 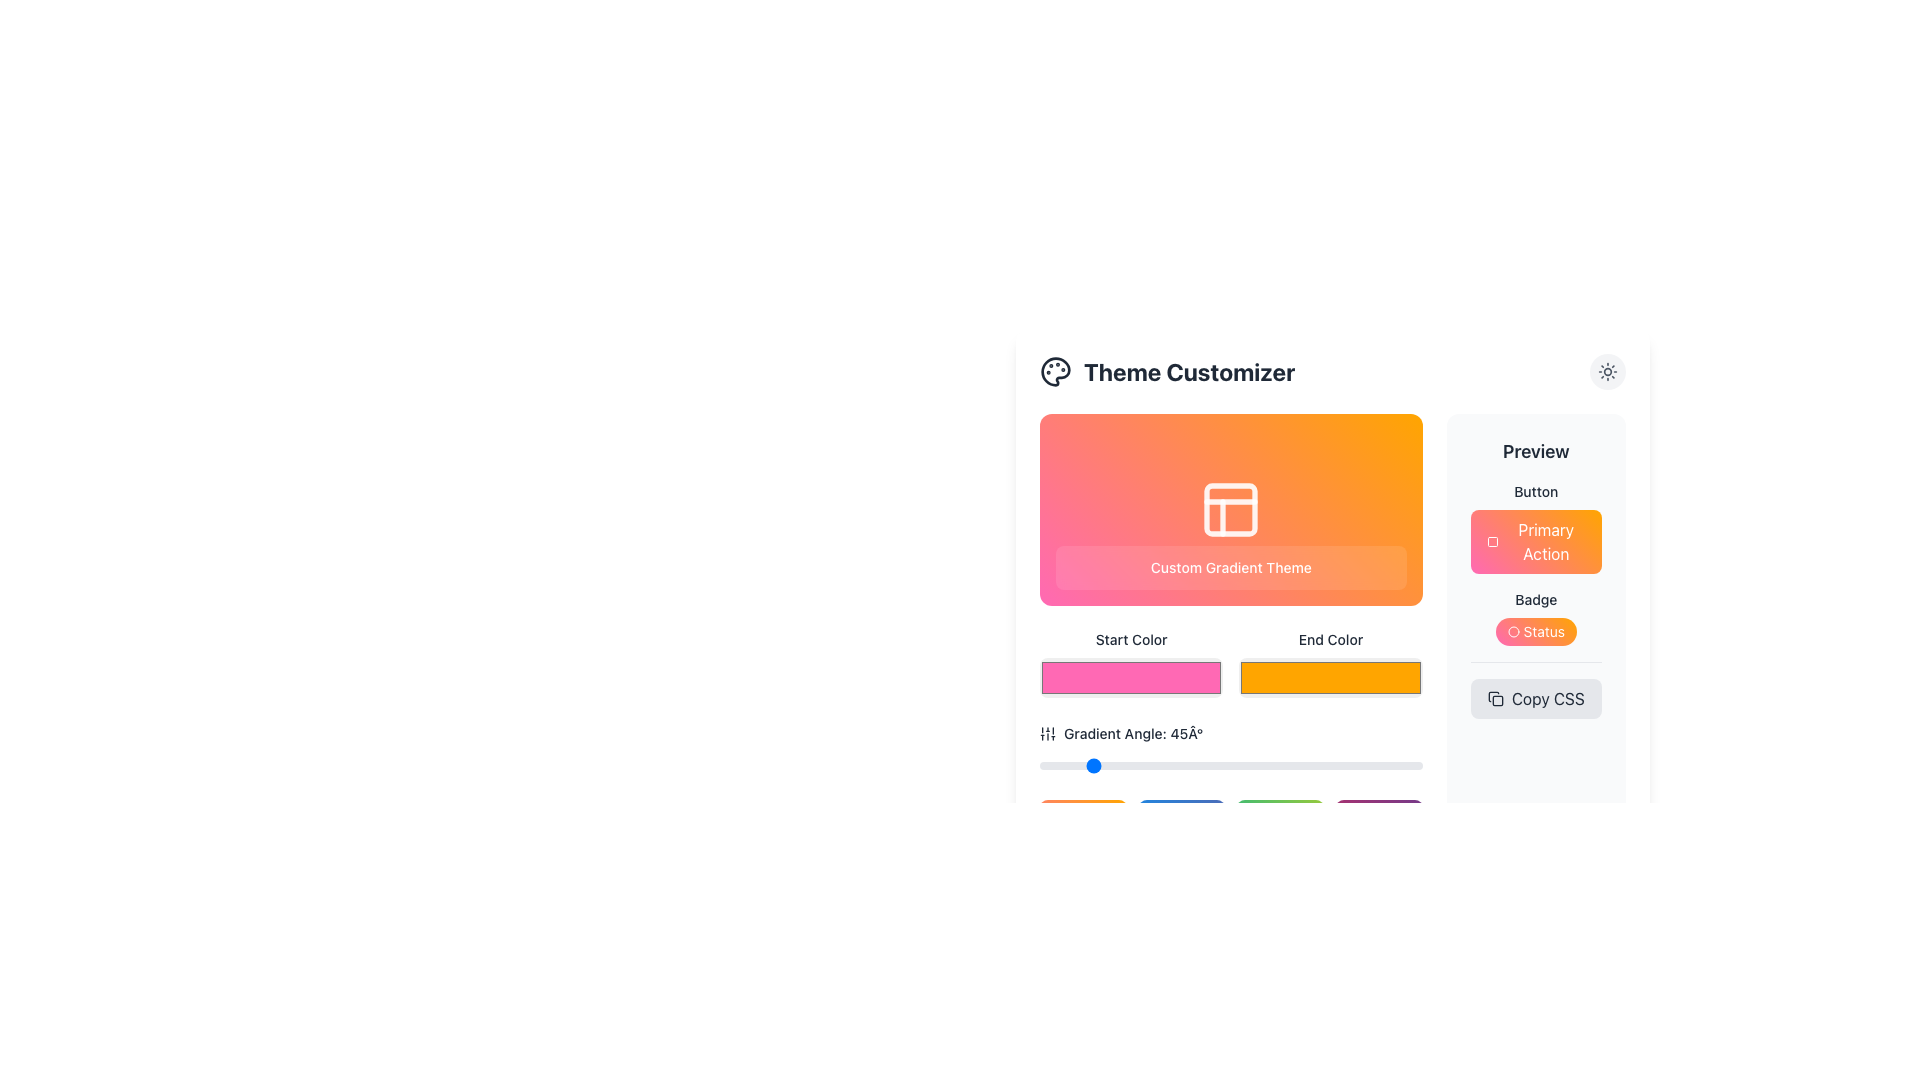 What do you see at coordinates (1333, 647) in the screenshot?
I see `the Interactive color input control for setting the 'End Color' of a gradient theme` at bounding box center [1333, 647].